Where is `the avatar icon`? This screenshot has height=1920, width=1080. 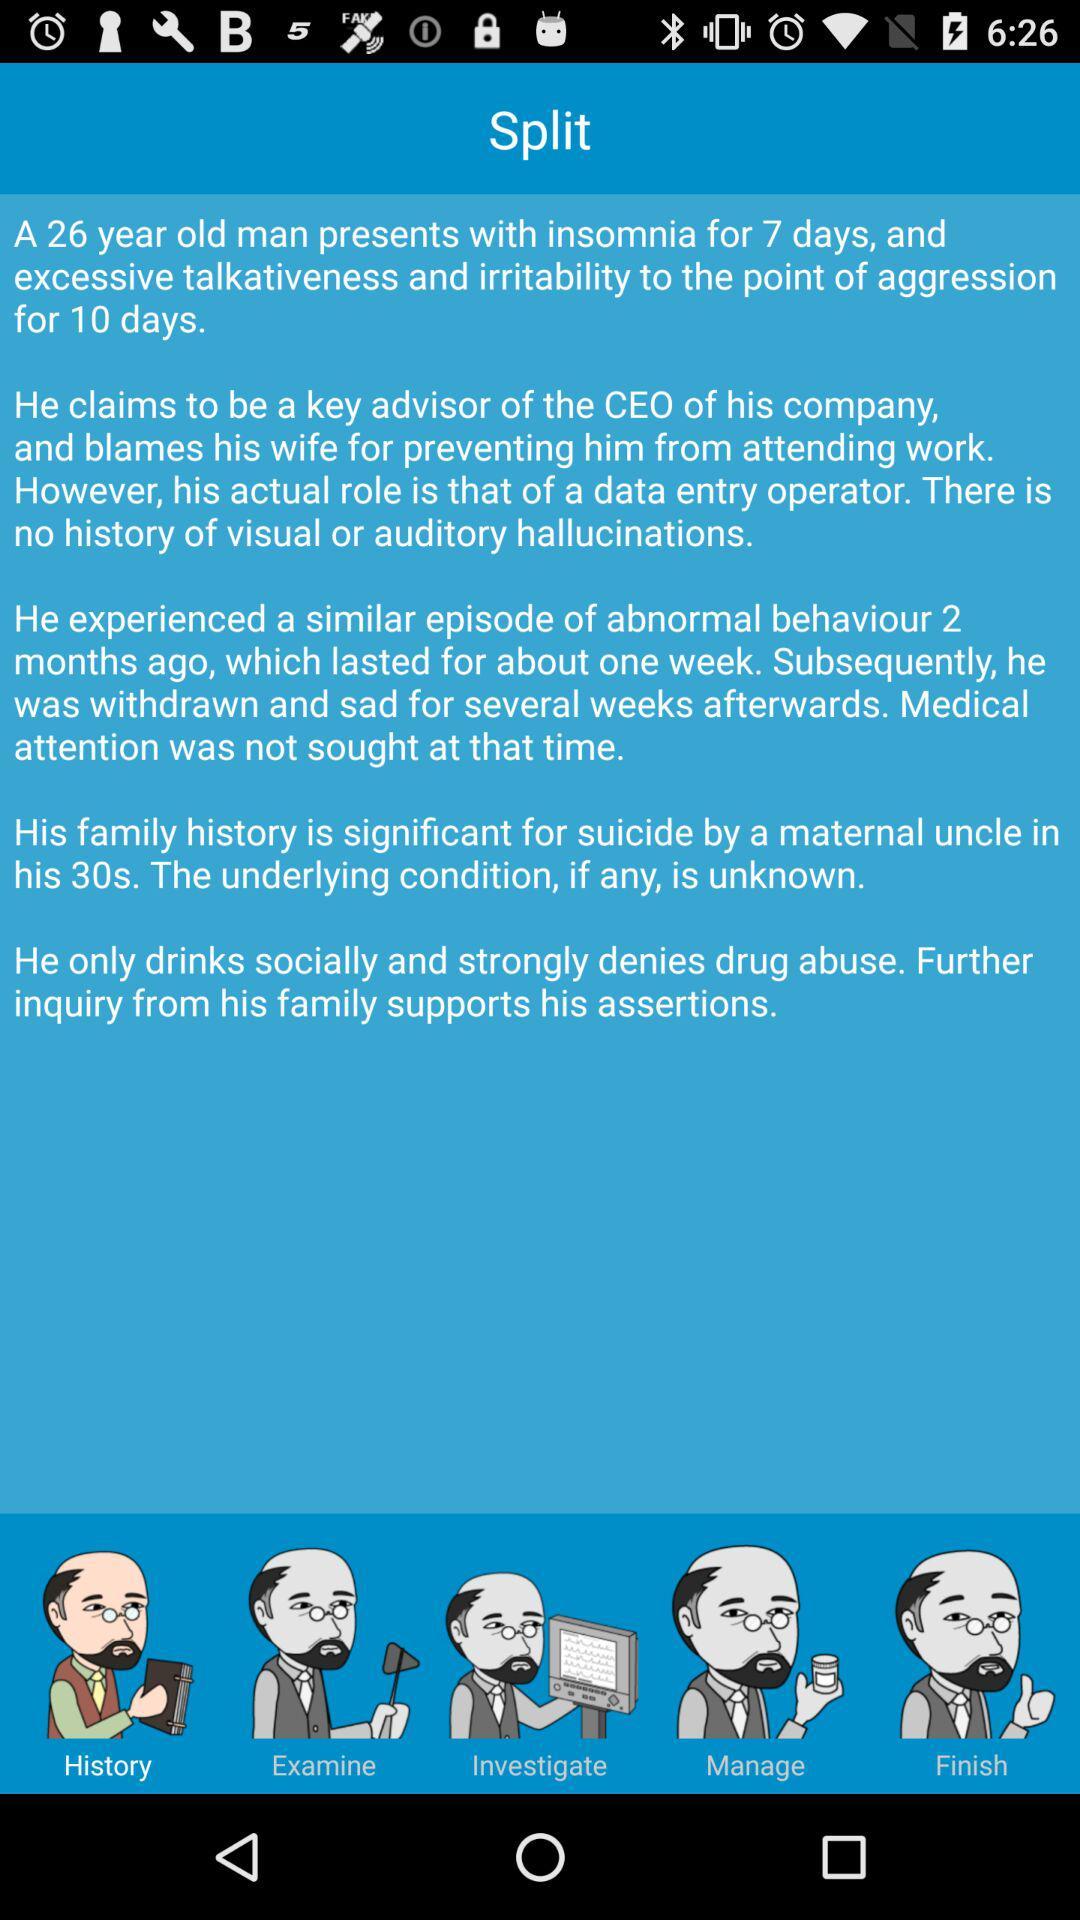 the avatar icon is located at coordinates (756, 1769).